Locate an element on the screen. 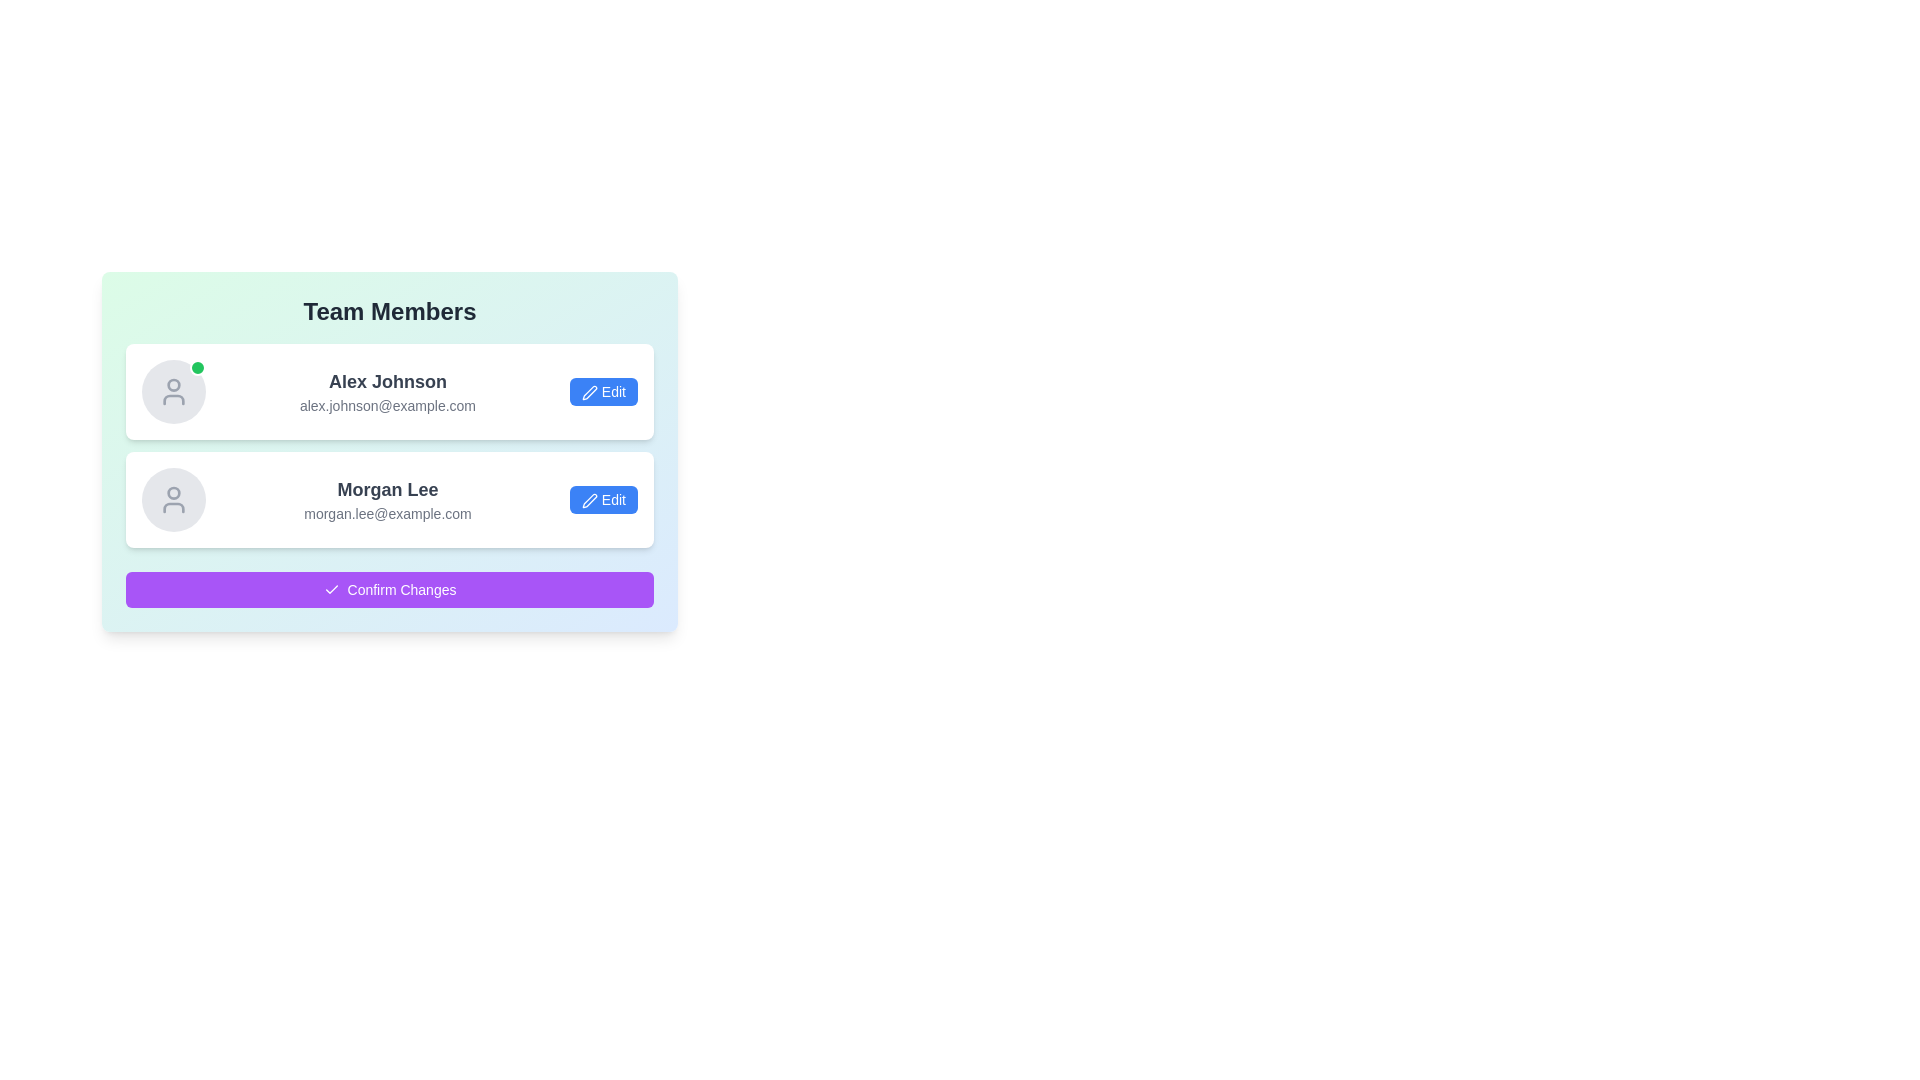  the decorative circle inside the user icon associated with 'Alex Johnson' in the first entry of the list is located at coordinates (173, 385).